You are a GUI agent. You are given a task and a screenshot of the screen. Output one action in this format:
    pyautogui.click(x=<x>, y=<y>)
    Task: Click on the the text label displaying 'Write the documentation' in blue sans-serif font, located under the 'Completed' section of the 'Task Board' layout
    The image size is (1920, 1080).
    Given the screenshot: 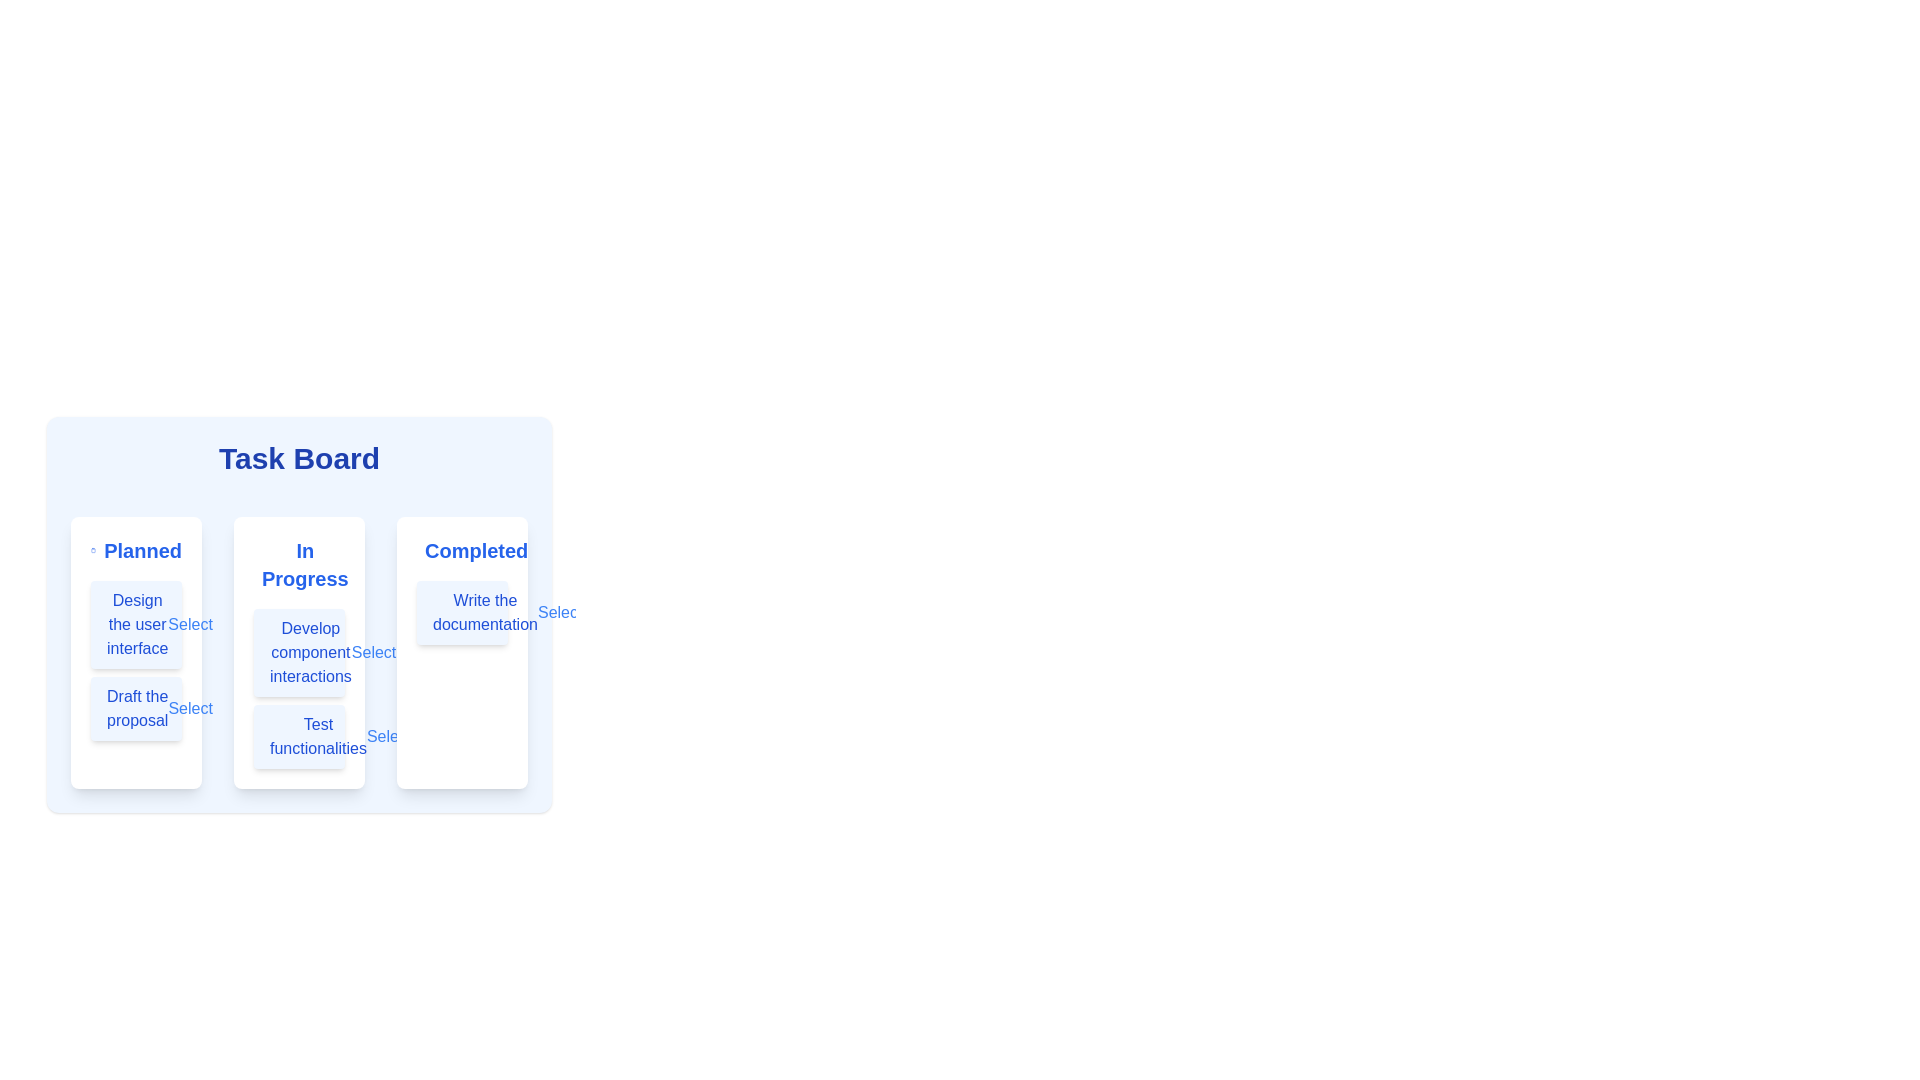 What is the action you would take?
    pyautogui.click(x=485, y=612)
    